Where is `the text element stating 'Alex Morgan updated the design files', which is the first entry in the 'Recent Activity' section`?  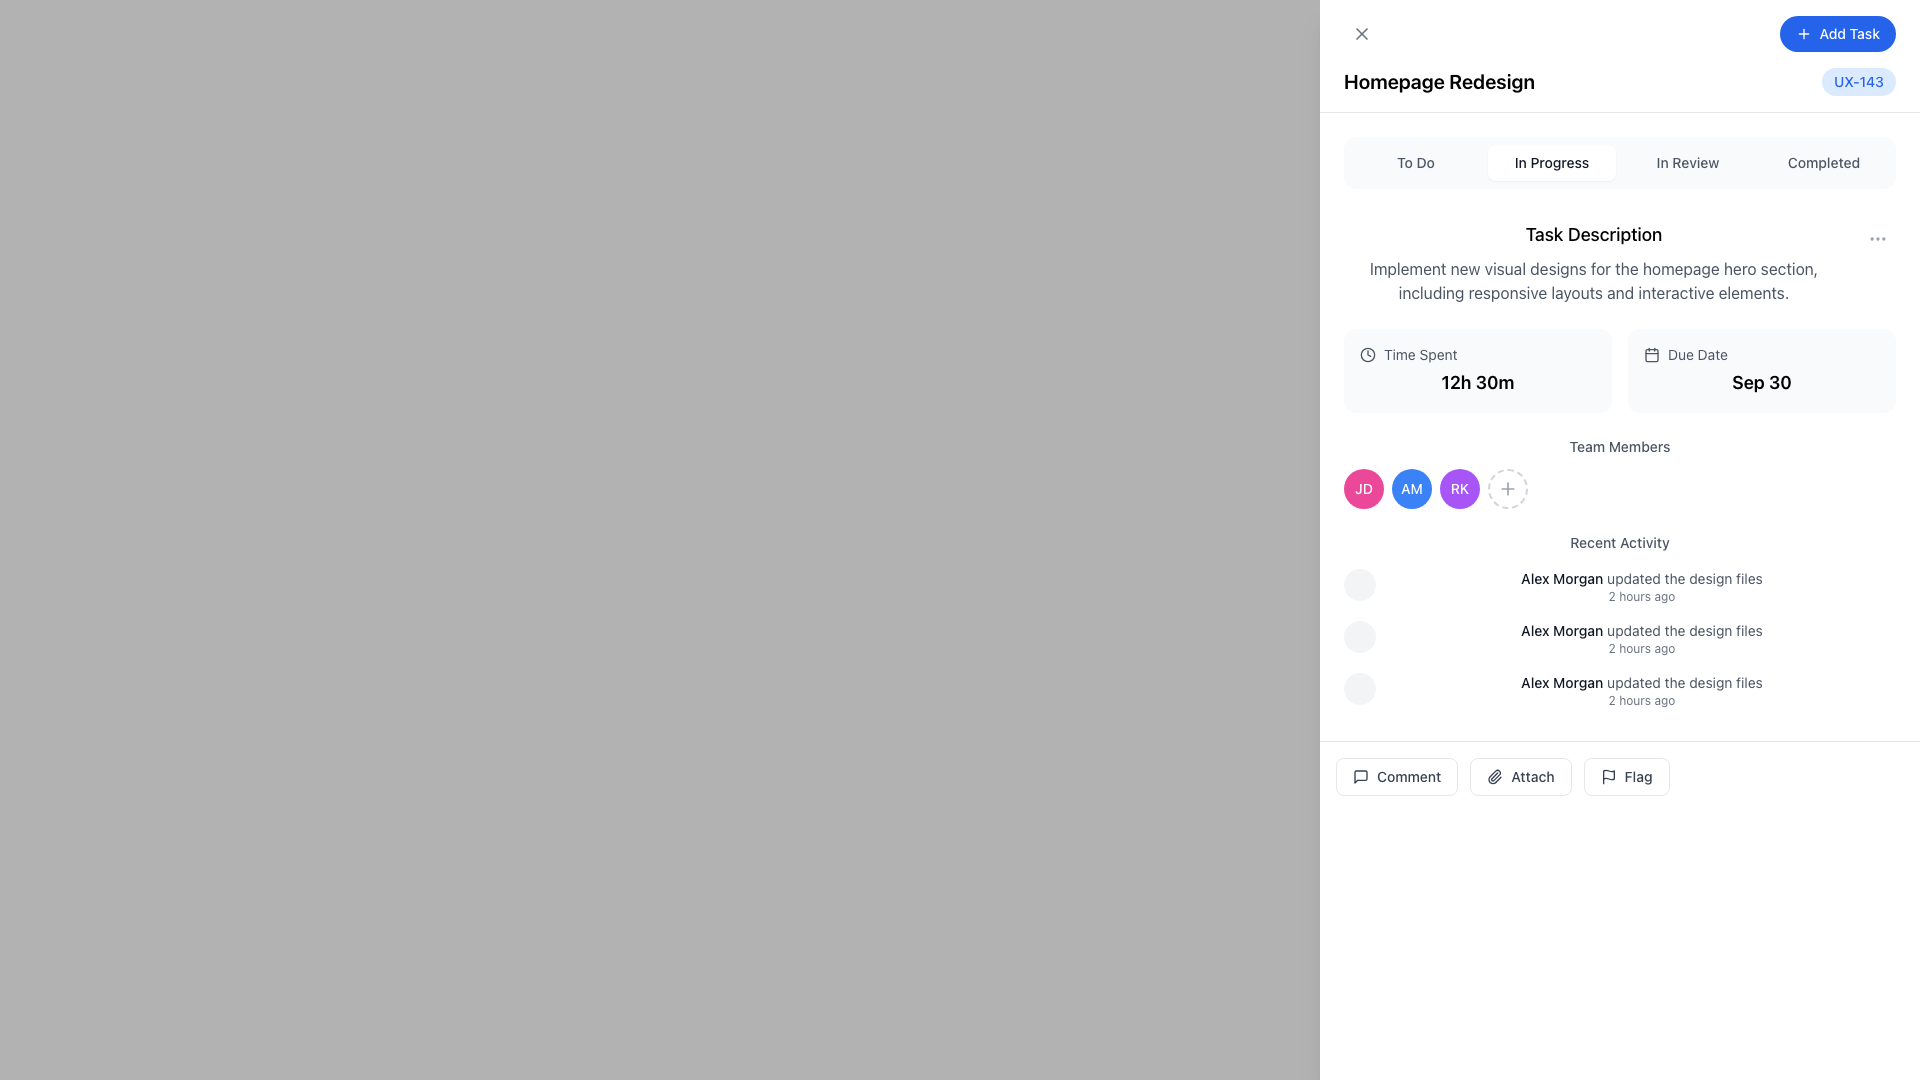 the text element stating 'Alex Morgan updated the design files', which is the first entry in the 'Recent Activity' section is located at coordinates (1641, 578).